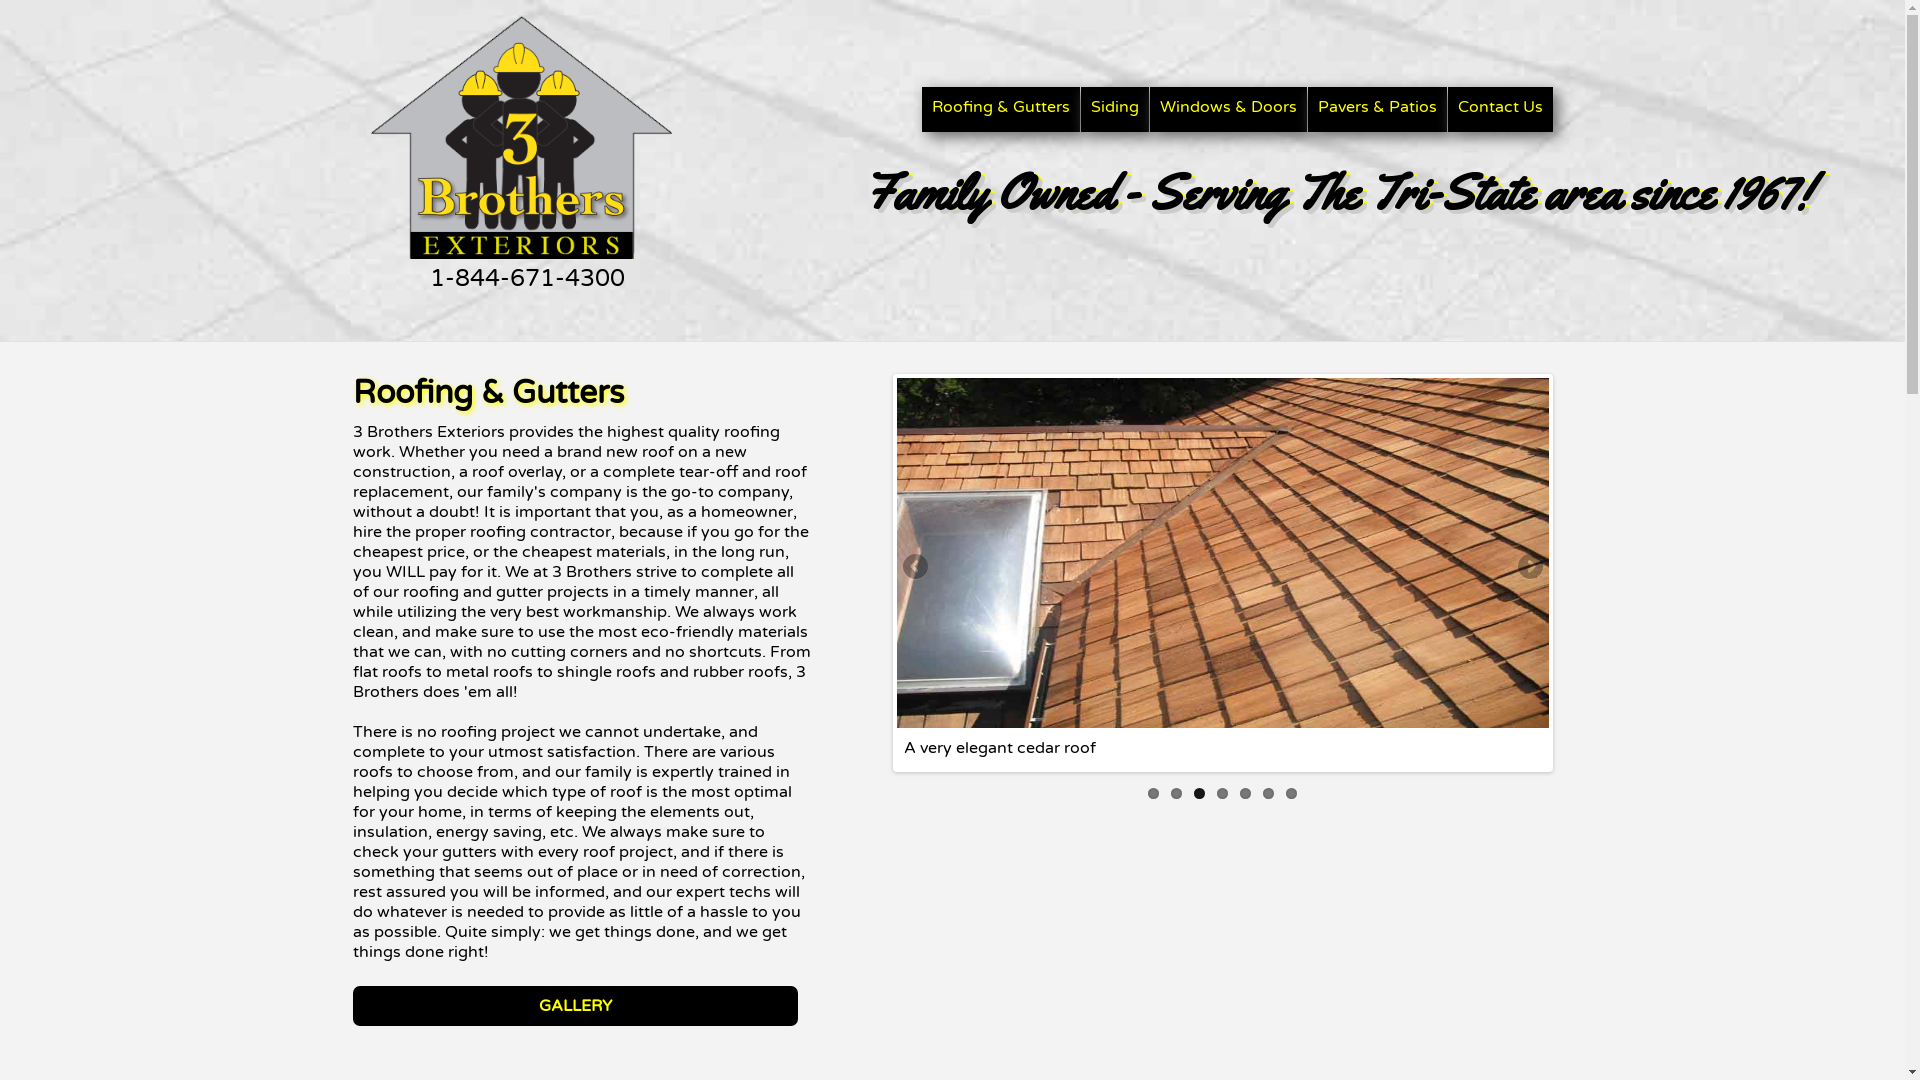  What do you see at coordinates (1267, 792) in the screenshot?
I see `'6'` at bounding box center [1267, 792].